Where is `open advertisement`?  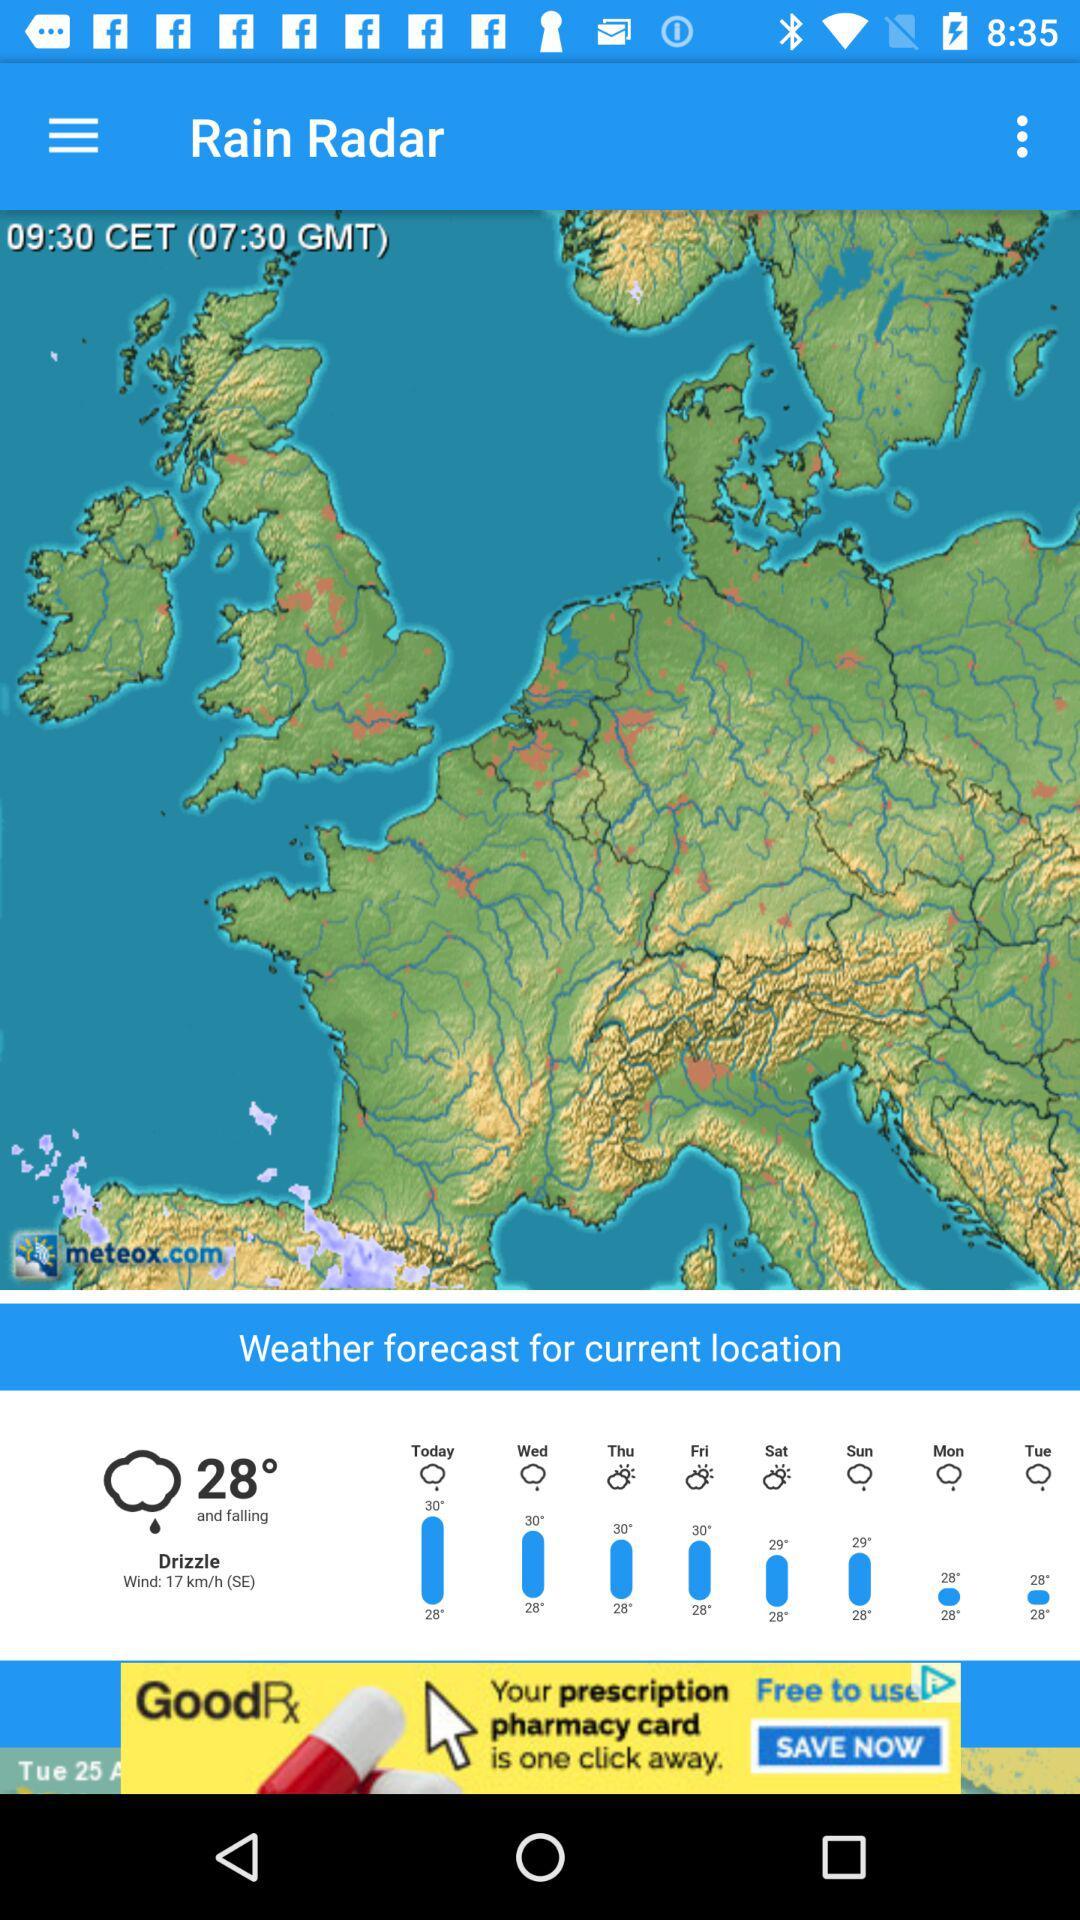
open advertisement is located at coordinates (540, 1727).